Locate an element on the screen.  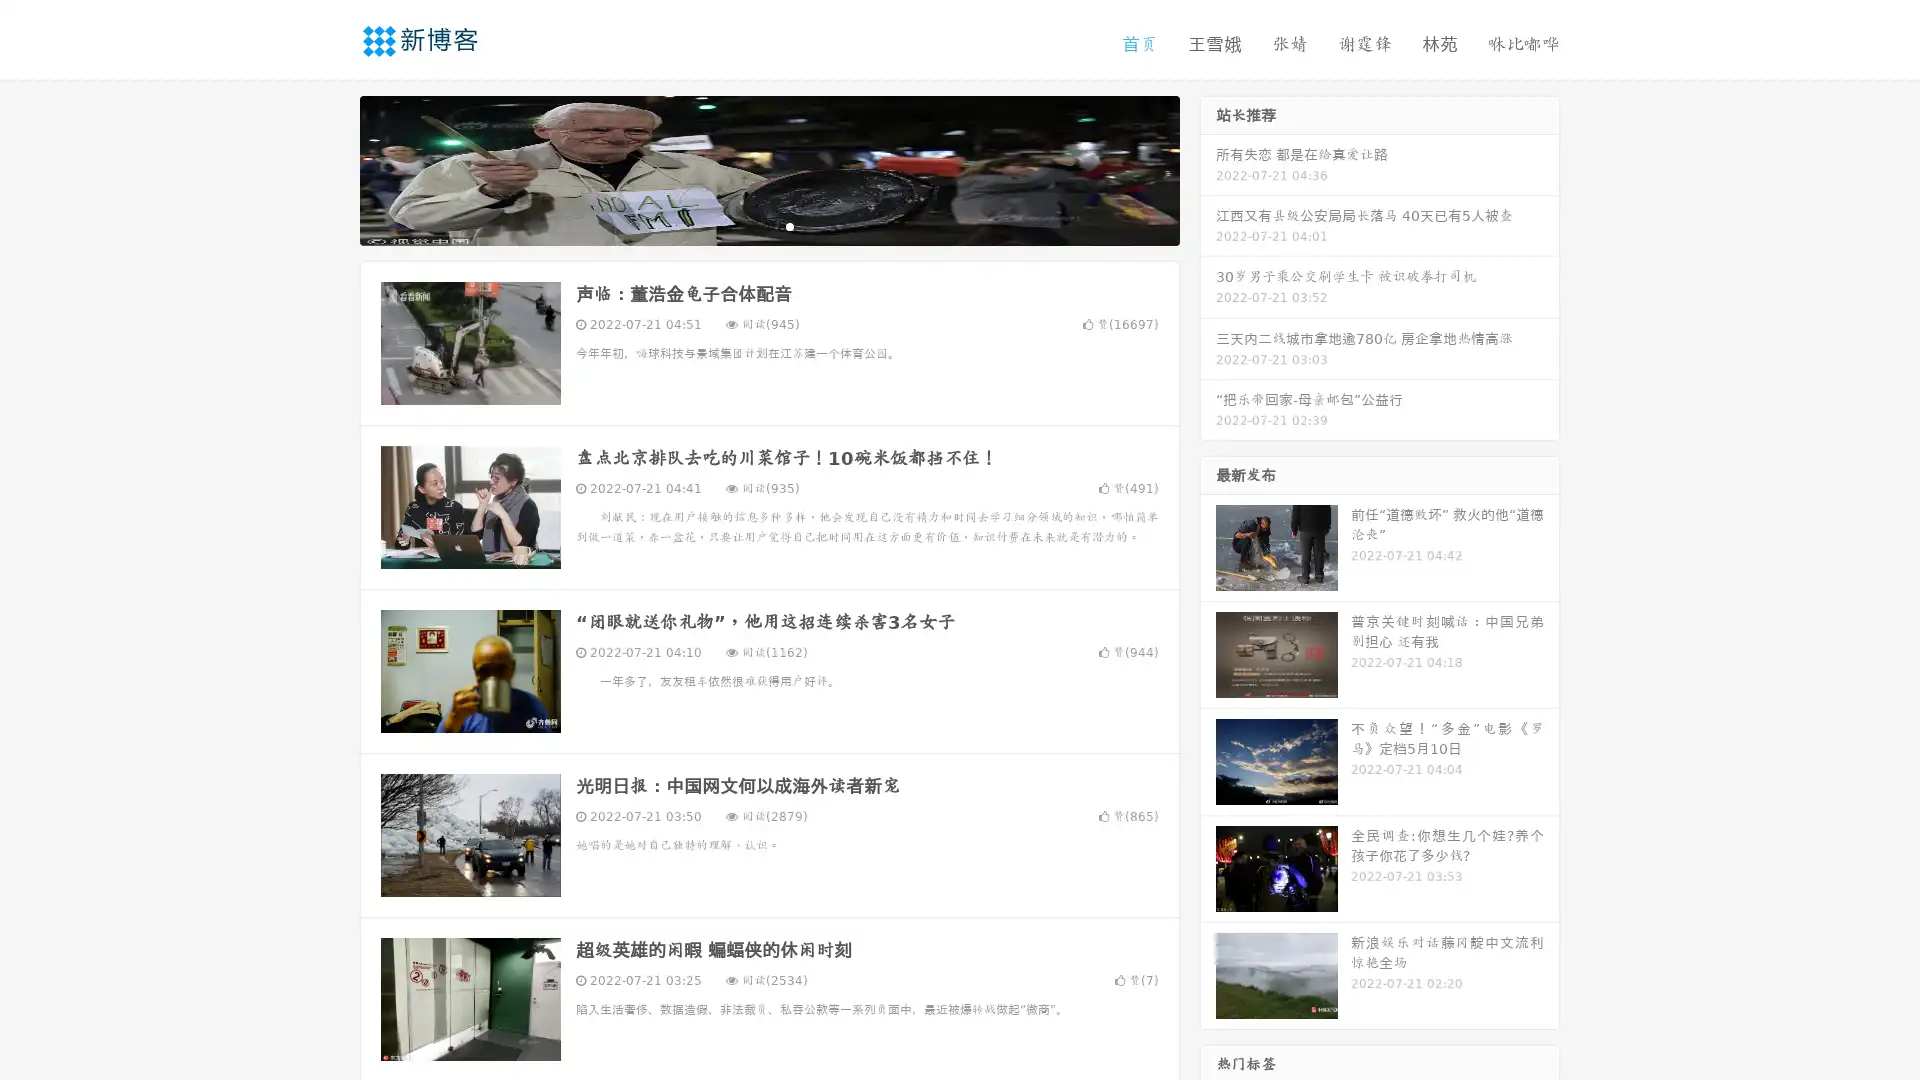
Previous slide is located at coordinates (330, 168).